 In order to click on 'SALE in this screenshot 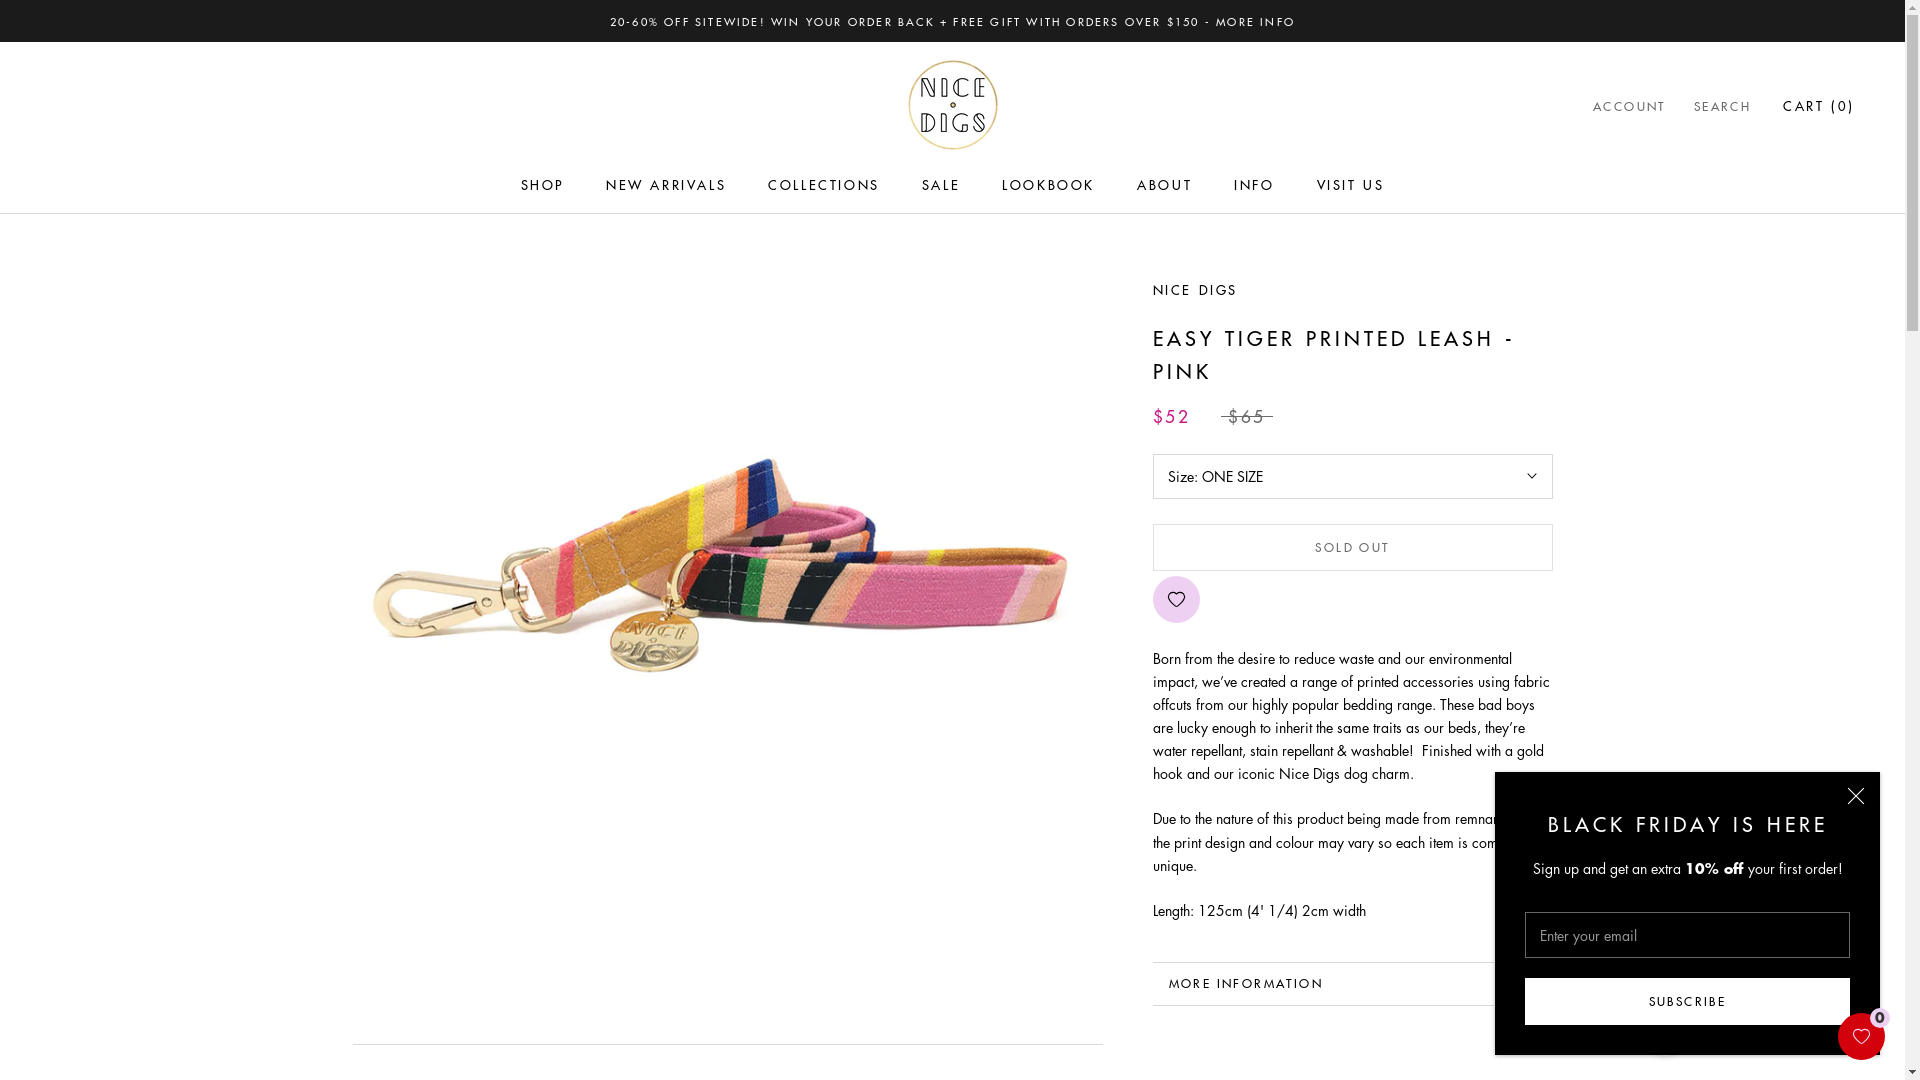, I will do `click(939, 184)`.